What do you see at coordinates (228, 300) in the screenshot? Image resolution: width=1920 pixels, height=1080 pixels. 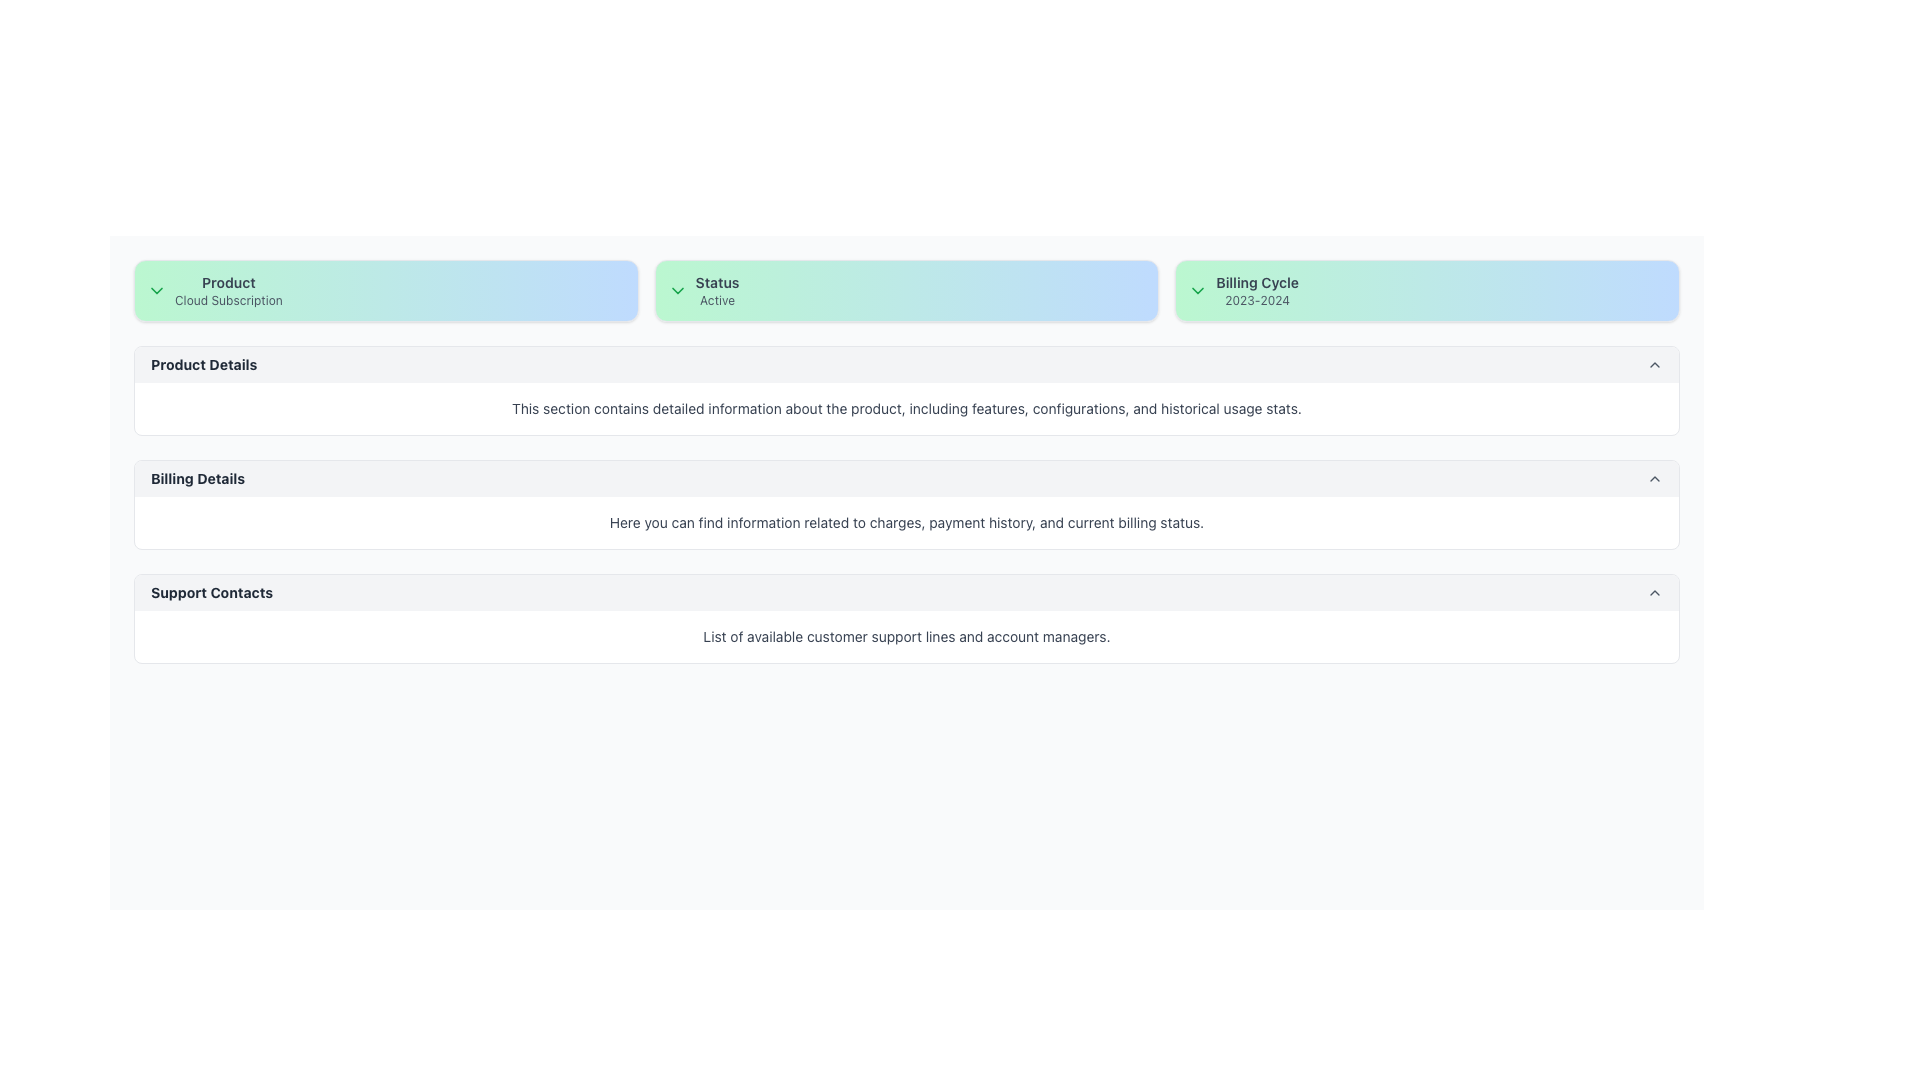 I see `the text label displaying 'Cloud Subscription', which is styled in gray and located beneath the 'Product' label in the top-left section of the interface` at bounding box center [228, 300].